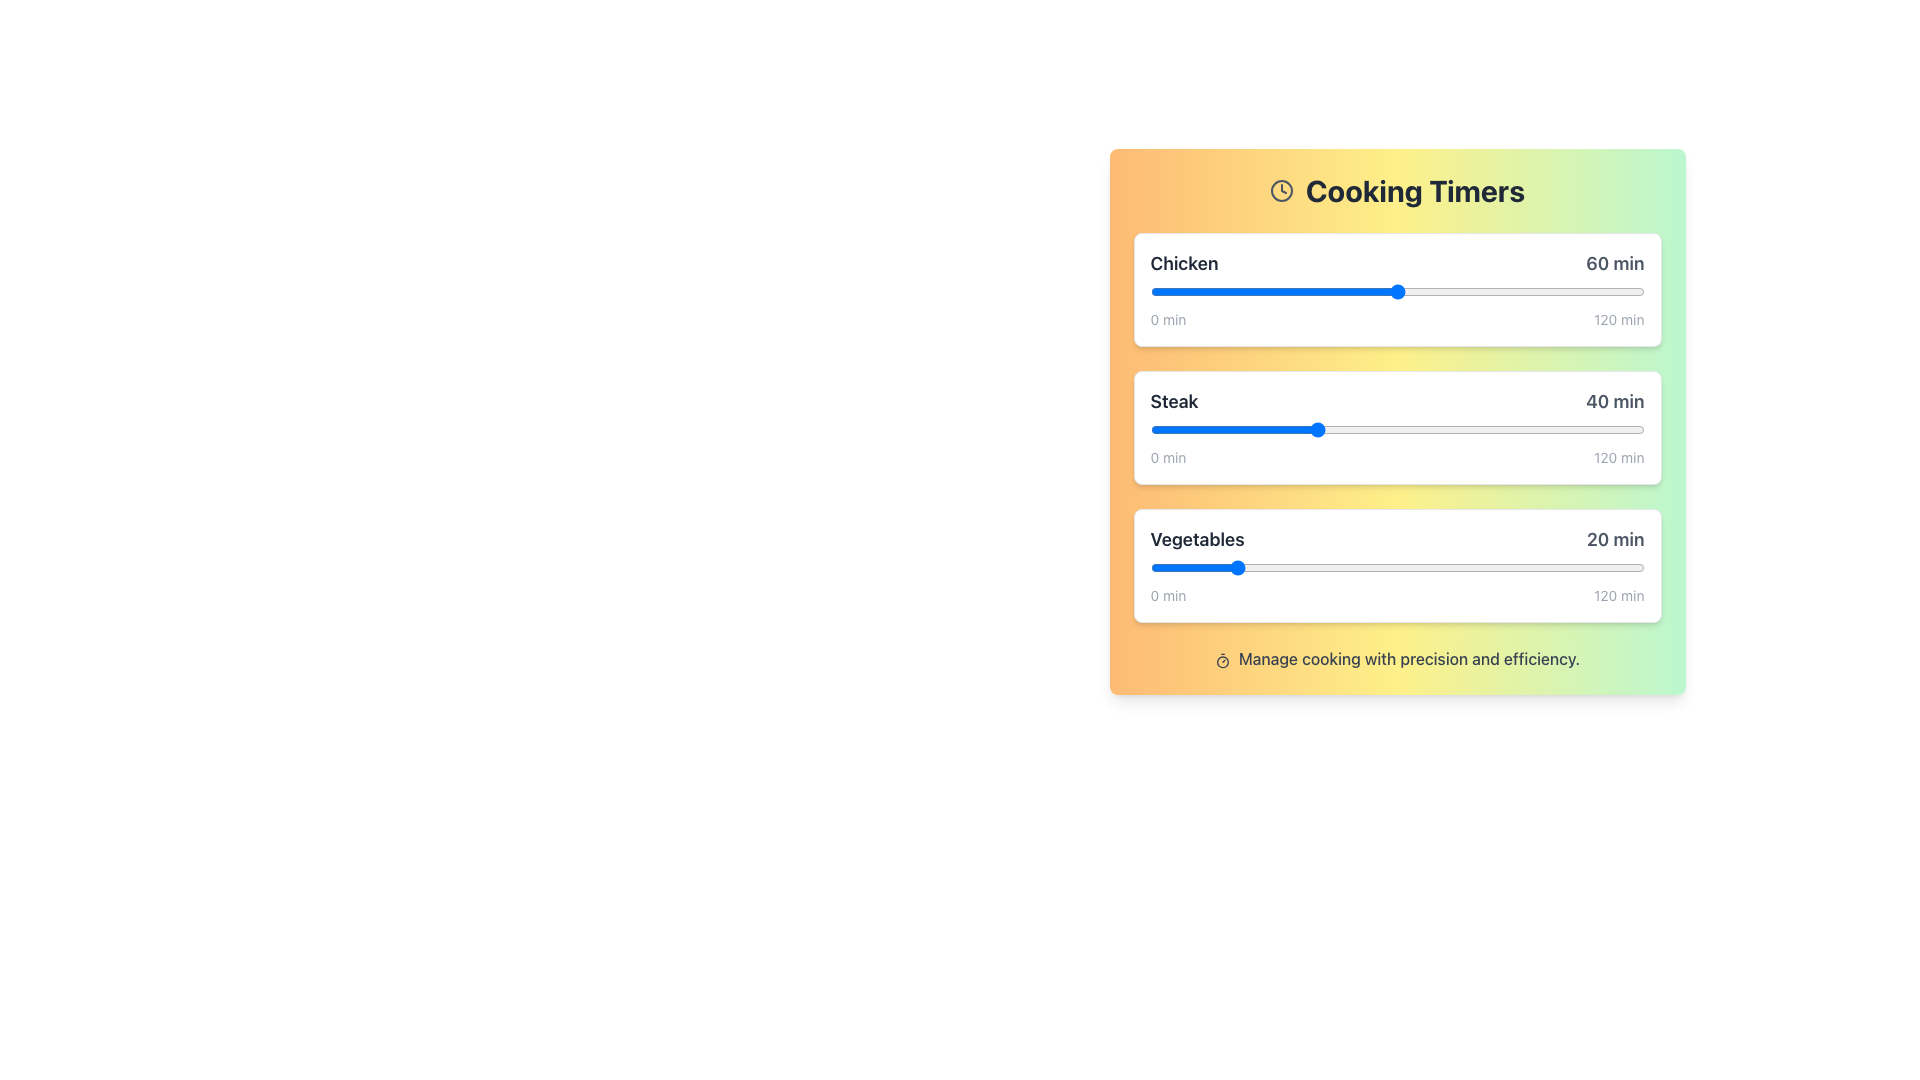 Image resolution: width=1920 pixels, height=1080 pixels. I want to click on the cooking timer value, so click(1235, 292).